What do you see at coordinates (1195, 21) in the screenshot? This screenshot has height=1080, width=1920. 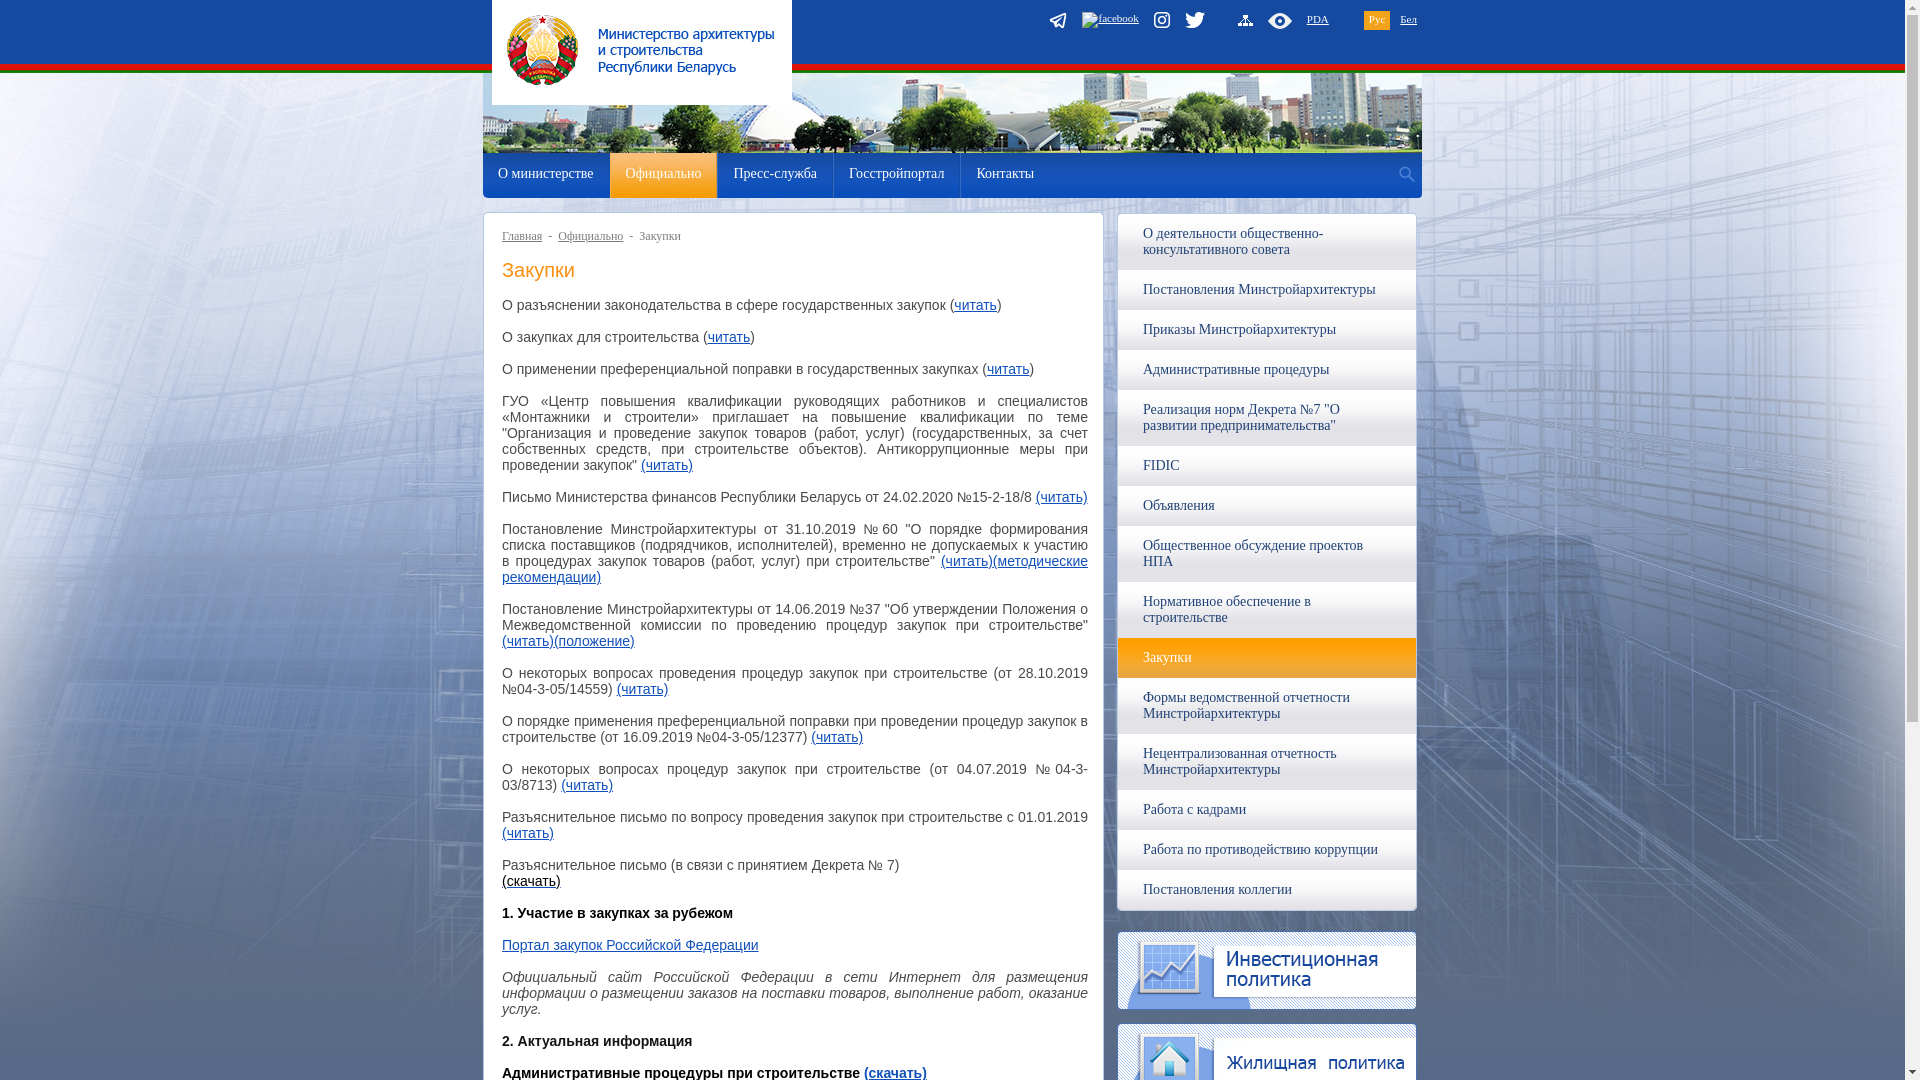 I see `'Twitter'` at bounding box center [1195, 21].